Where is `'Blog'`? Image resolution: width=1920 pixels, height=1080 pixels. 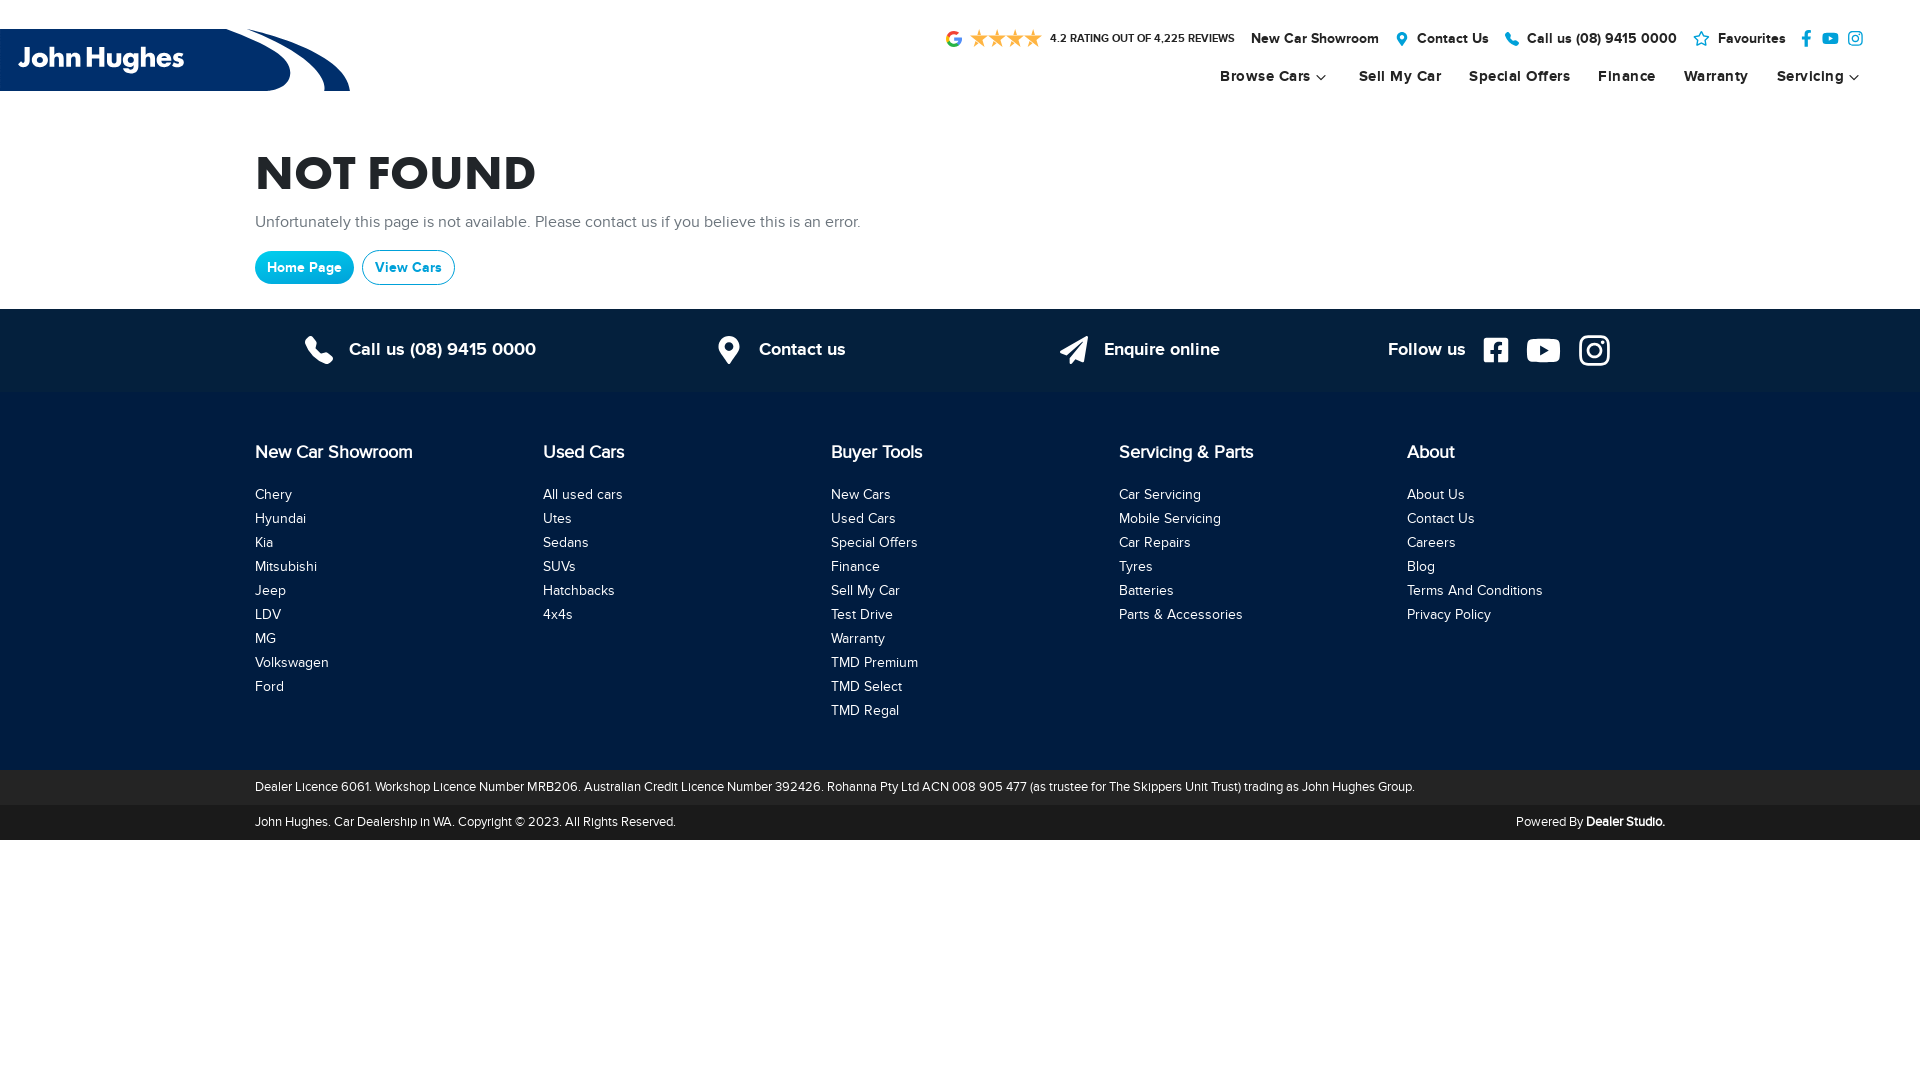
'Blog' is located at coordinates (1419, 566).